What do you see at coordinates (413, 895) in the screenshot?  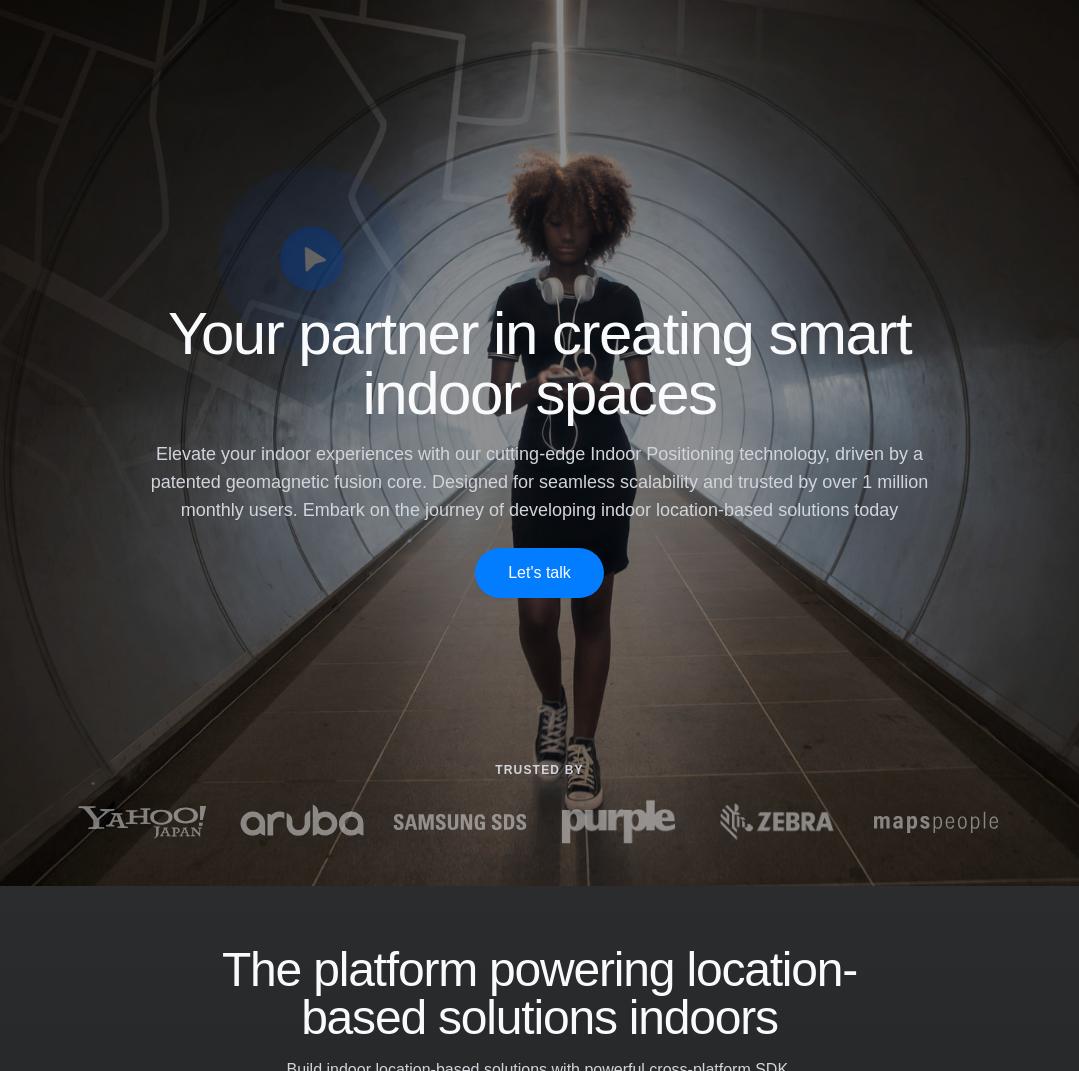 I see `'Blog'` at bounding box center [413, 895].